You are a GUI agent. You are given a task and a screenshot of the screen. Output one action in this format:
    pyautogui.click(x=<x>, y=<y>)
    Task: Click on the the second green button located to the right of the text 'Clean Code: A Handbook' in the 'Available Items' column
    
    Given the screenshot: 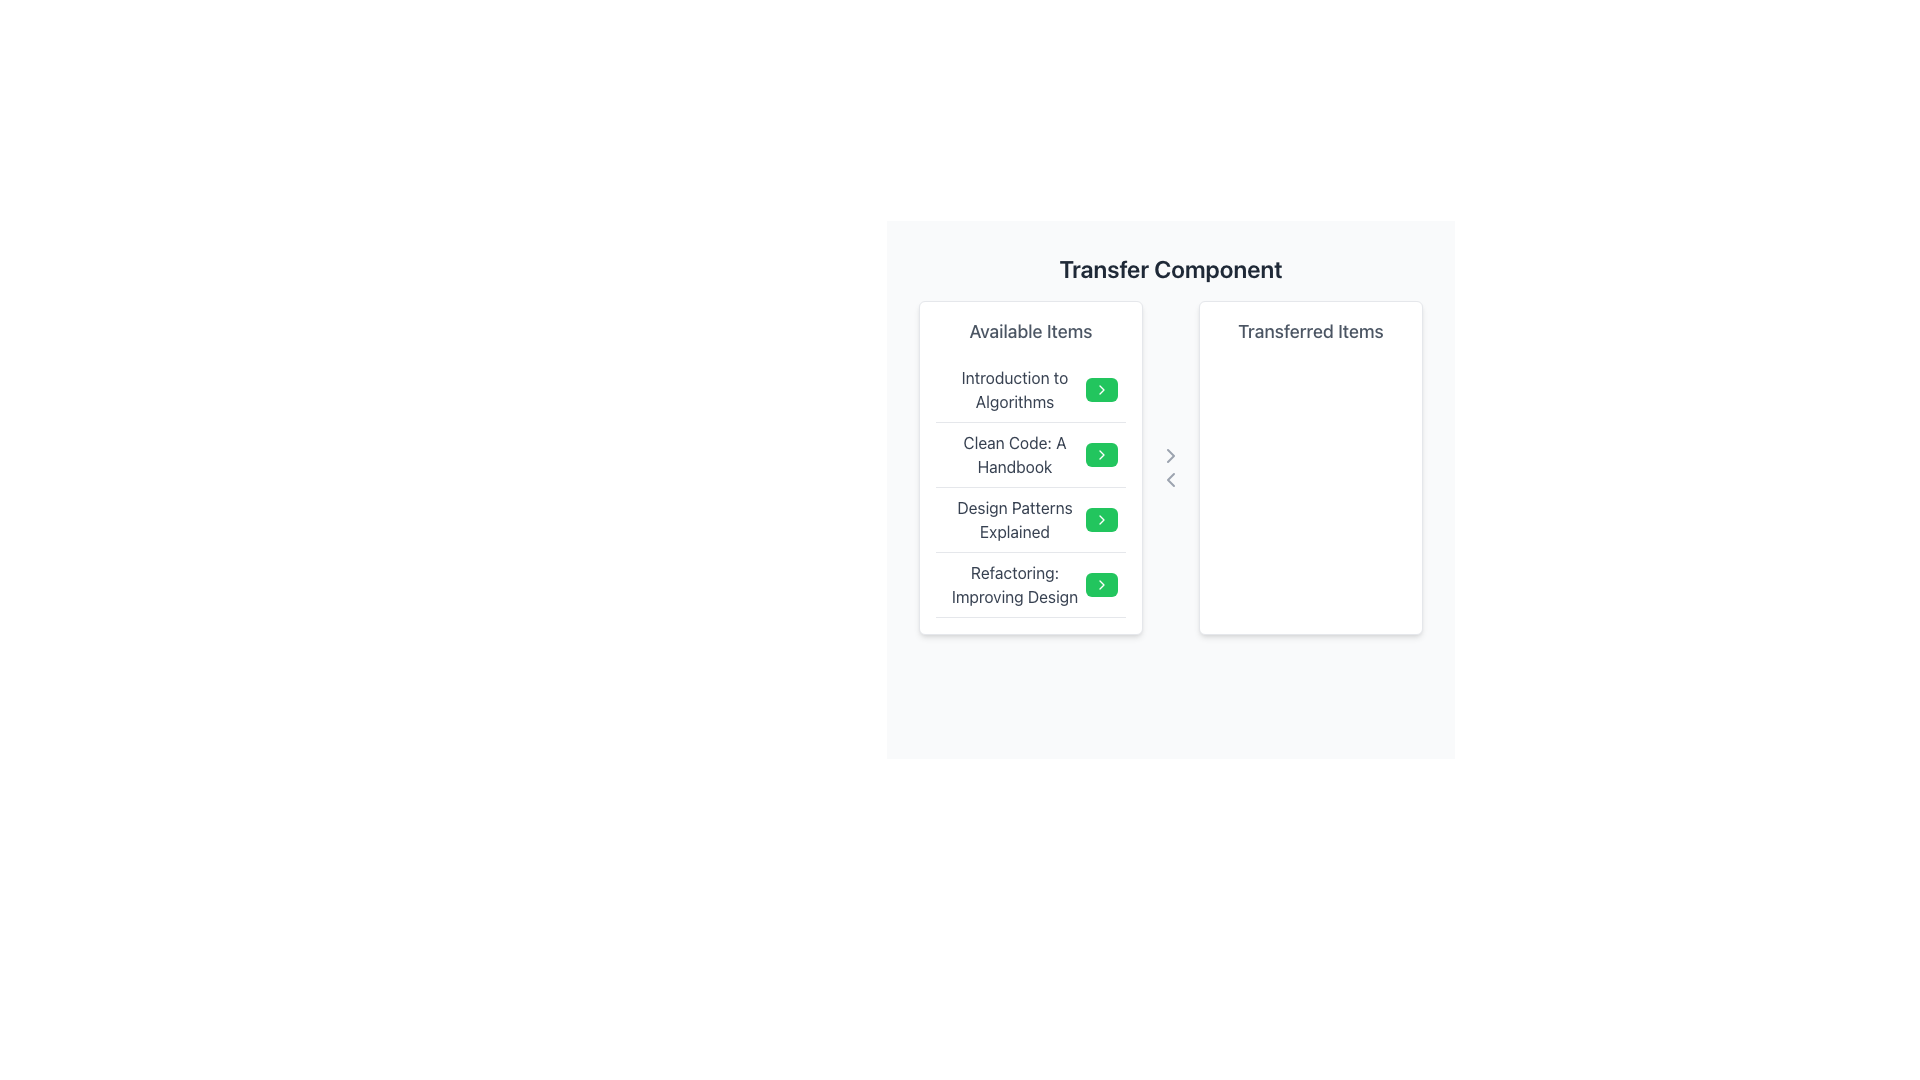 What is the action you would take?
    pyautogui.click(x=1101, y=455)
    